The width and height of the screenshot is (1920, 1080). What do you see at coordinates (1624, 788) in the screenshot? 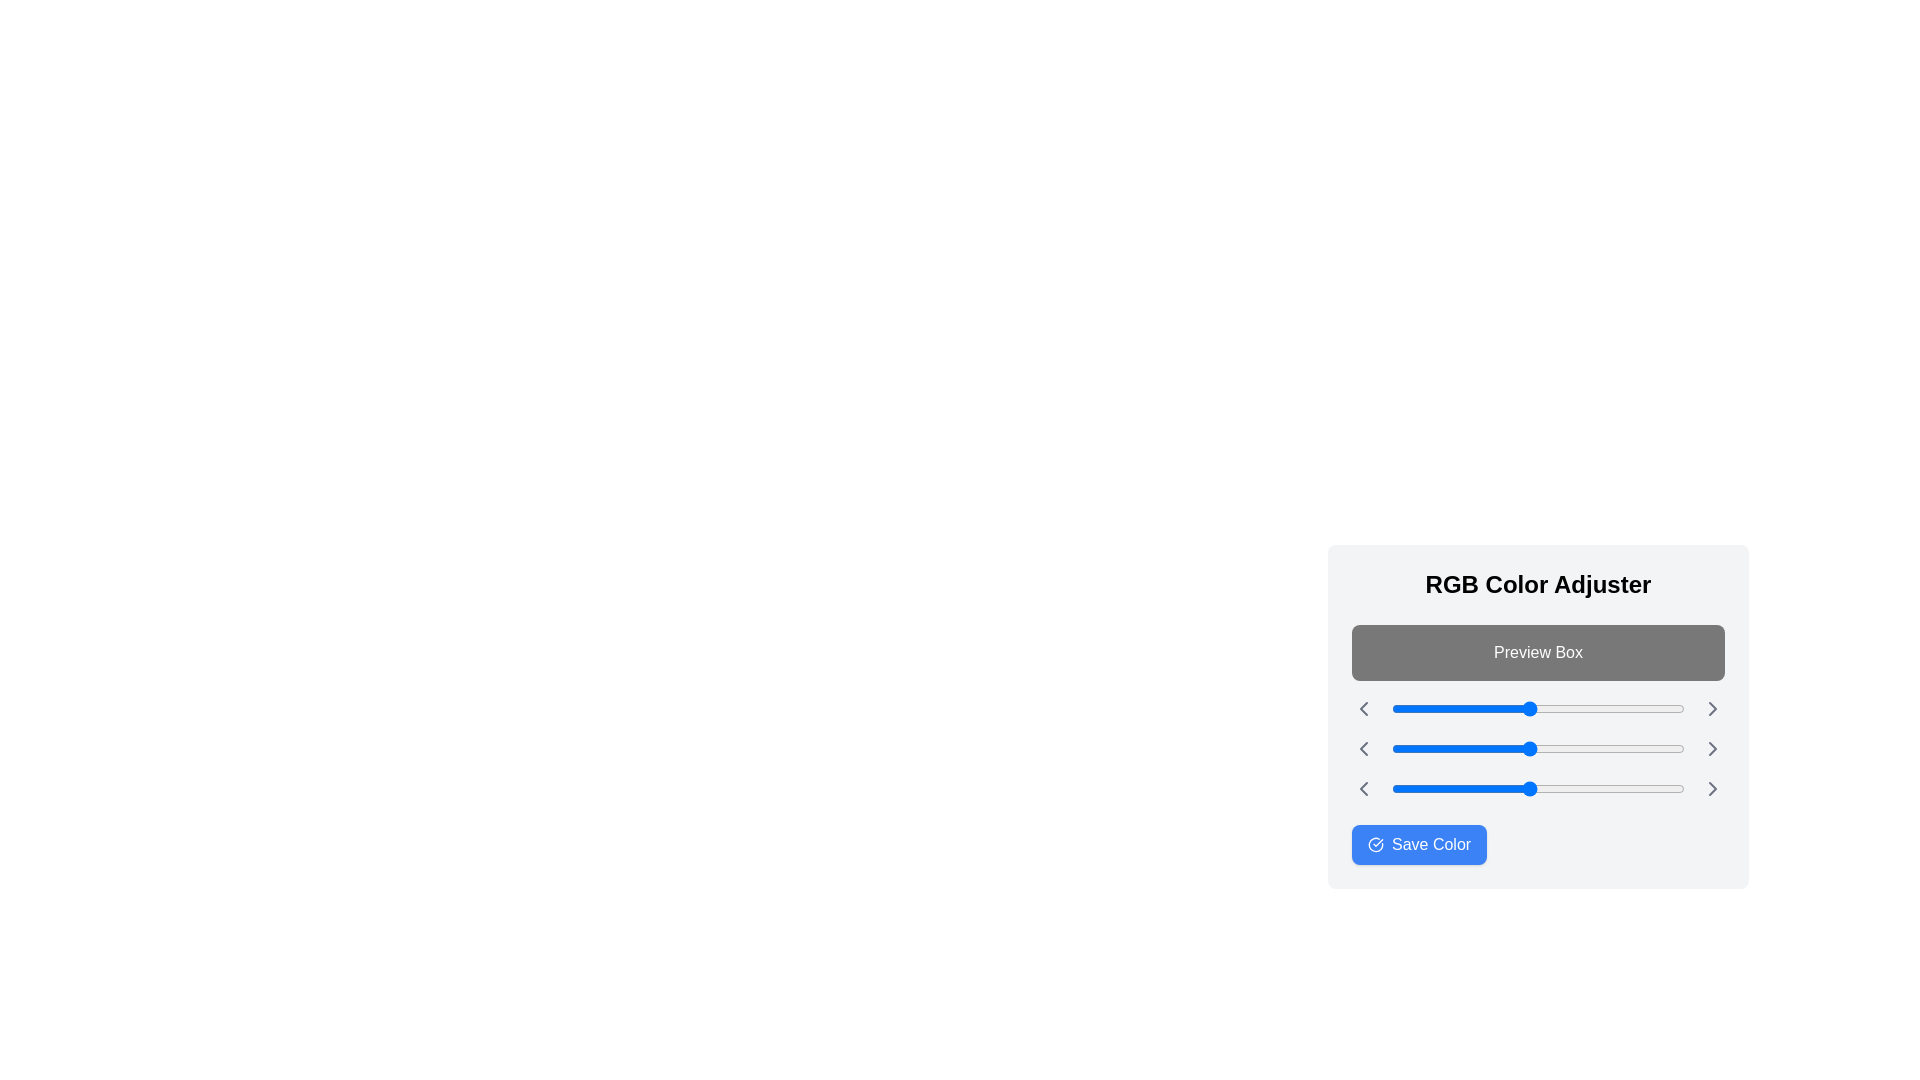
I see `the blue slider to 202` at bounding box center [1624, 788].